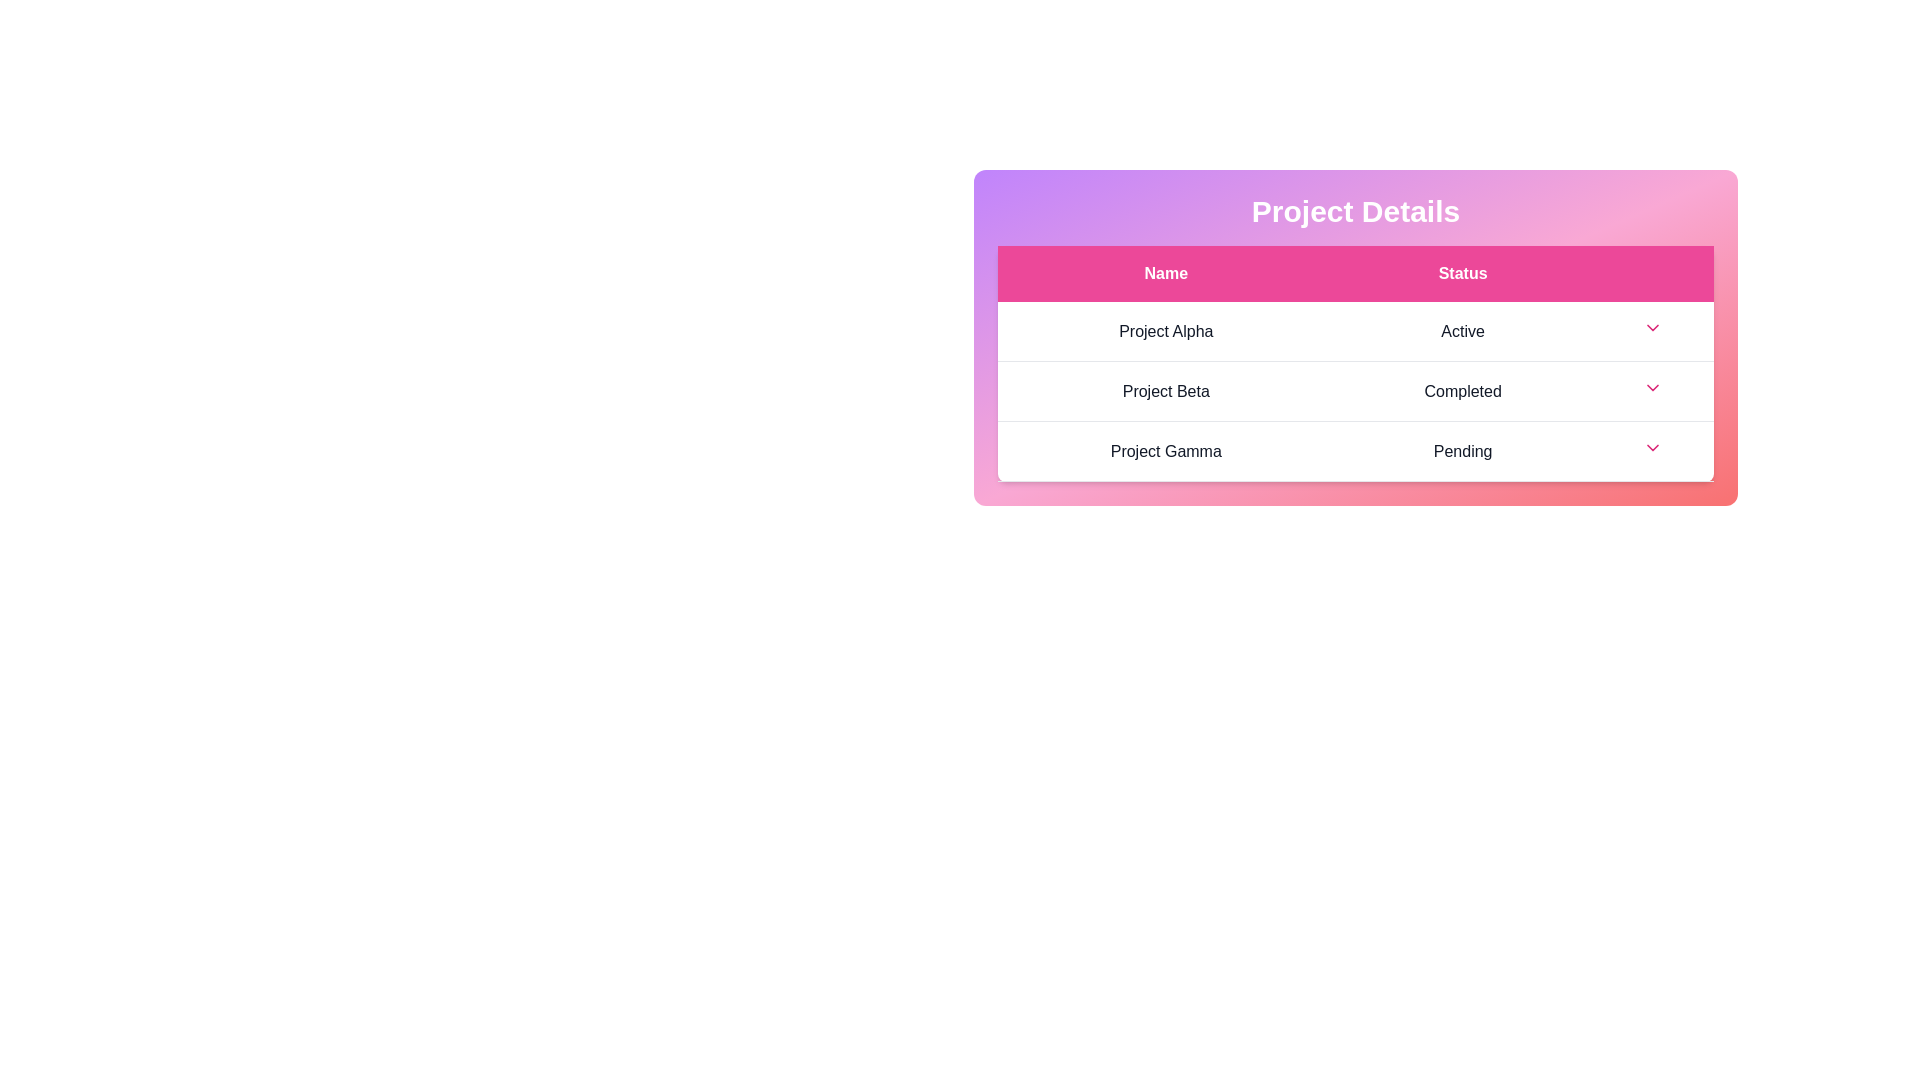 This screenshot has width=1920, height=1080. What do you see at coordinates (1166, 273) in the screenshot?
I see `the header to sort the table by Name` at bounding box center [1166, 273].